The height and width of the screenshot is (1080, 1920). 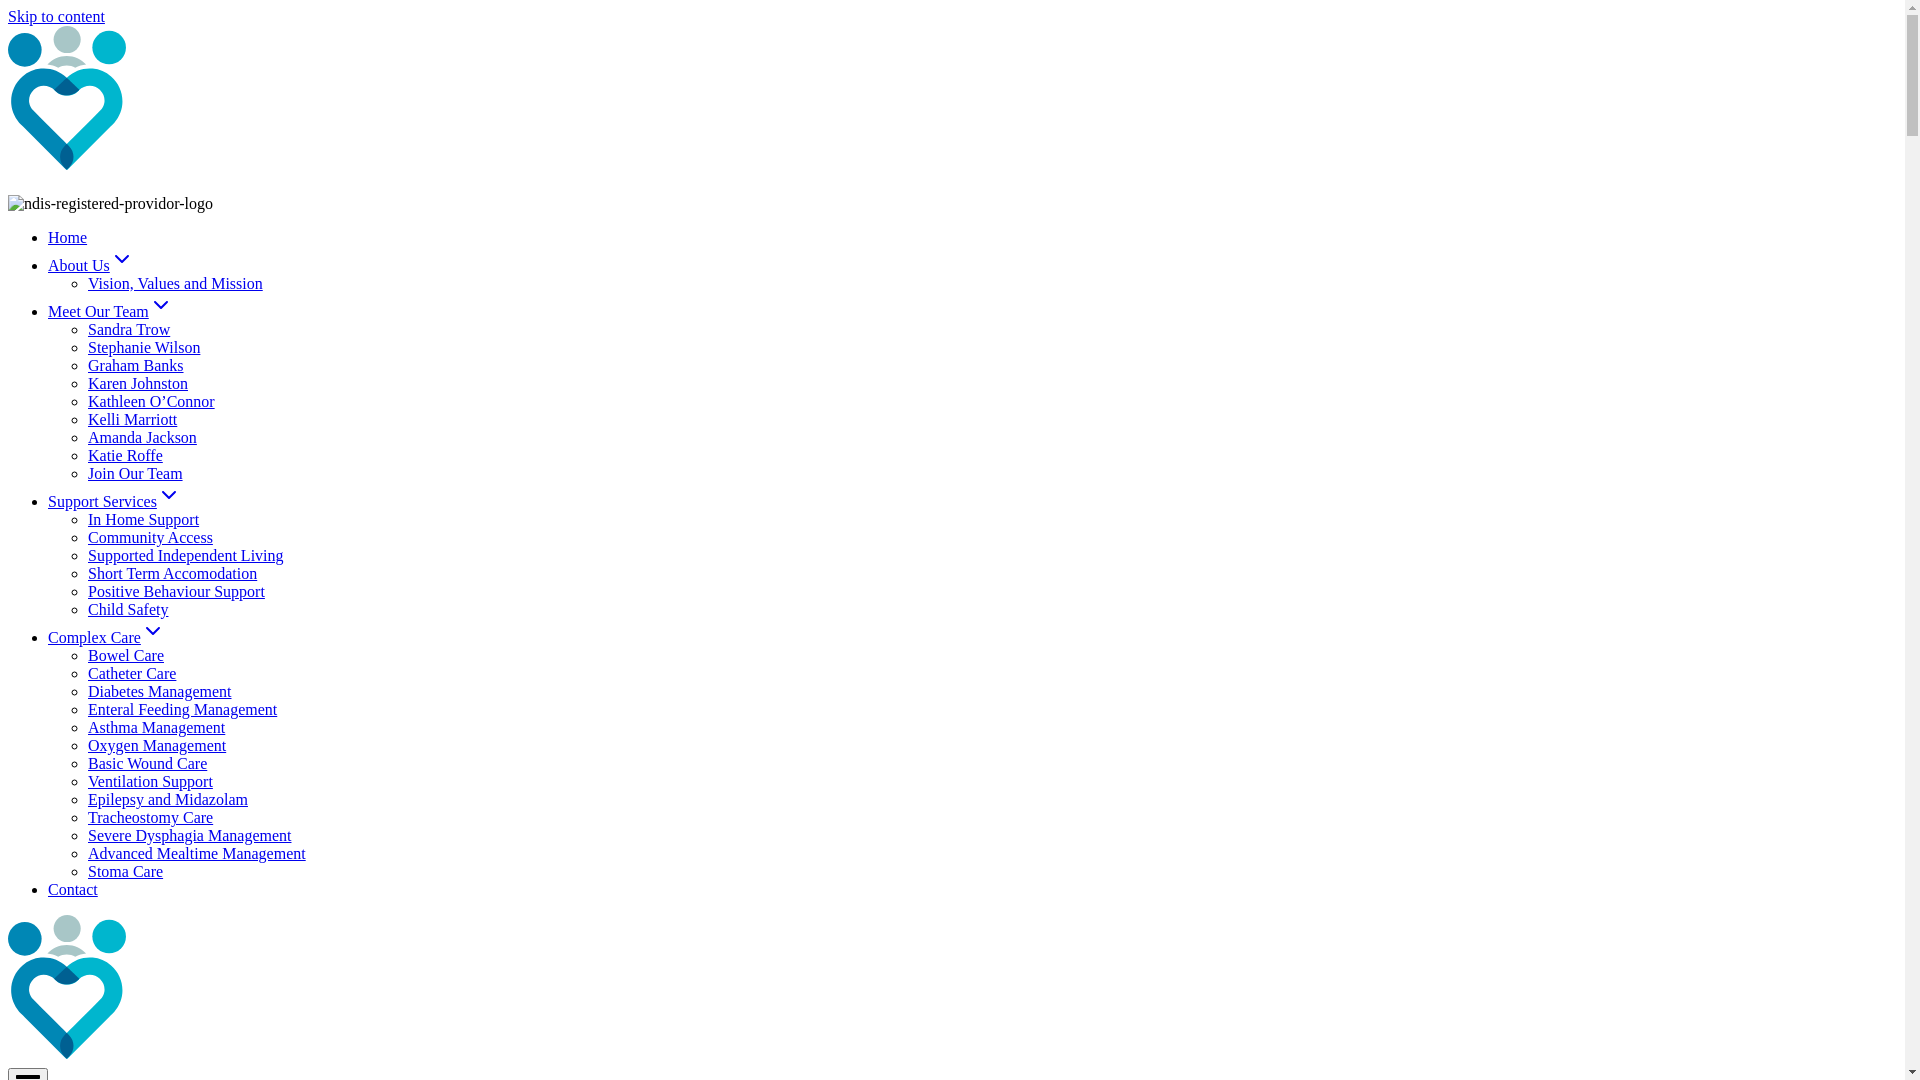 I want to click on 'Severe Dysphagia Management', so click(x=189, y=835).